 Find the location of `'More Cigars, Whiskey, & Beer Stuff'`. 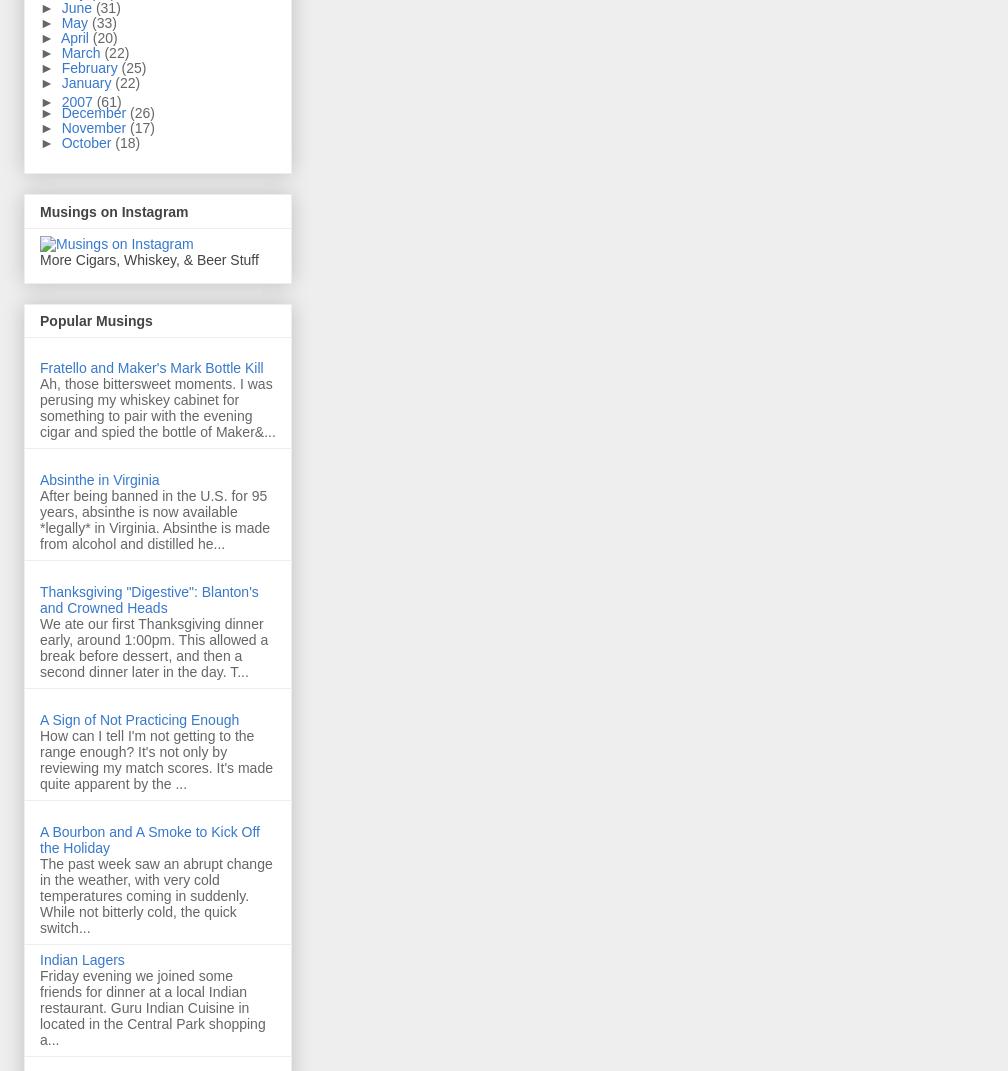

'More Cigars, Whiskey, & Beer Stuff' is located at coordinates (148, 258).